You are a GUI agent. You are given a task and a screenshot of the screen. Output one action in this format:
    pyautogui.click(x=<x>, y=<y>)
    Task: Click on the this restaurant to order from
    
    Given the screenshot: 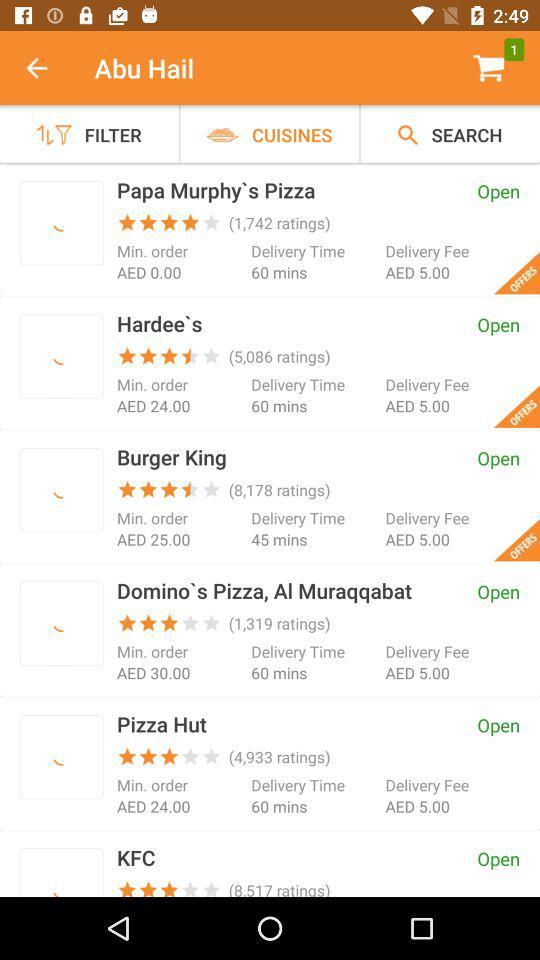 What is the action you would take?
    pyautogui.click(x=61, y=223)
    